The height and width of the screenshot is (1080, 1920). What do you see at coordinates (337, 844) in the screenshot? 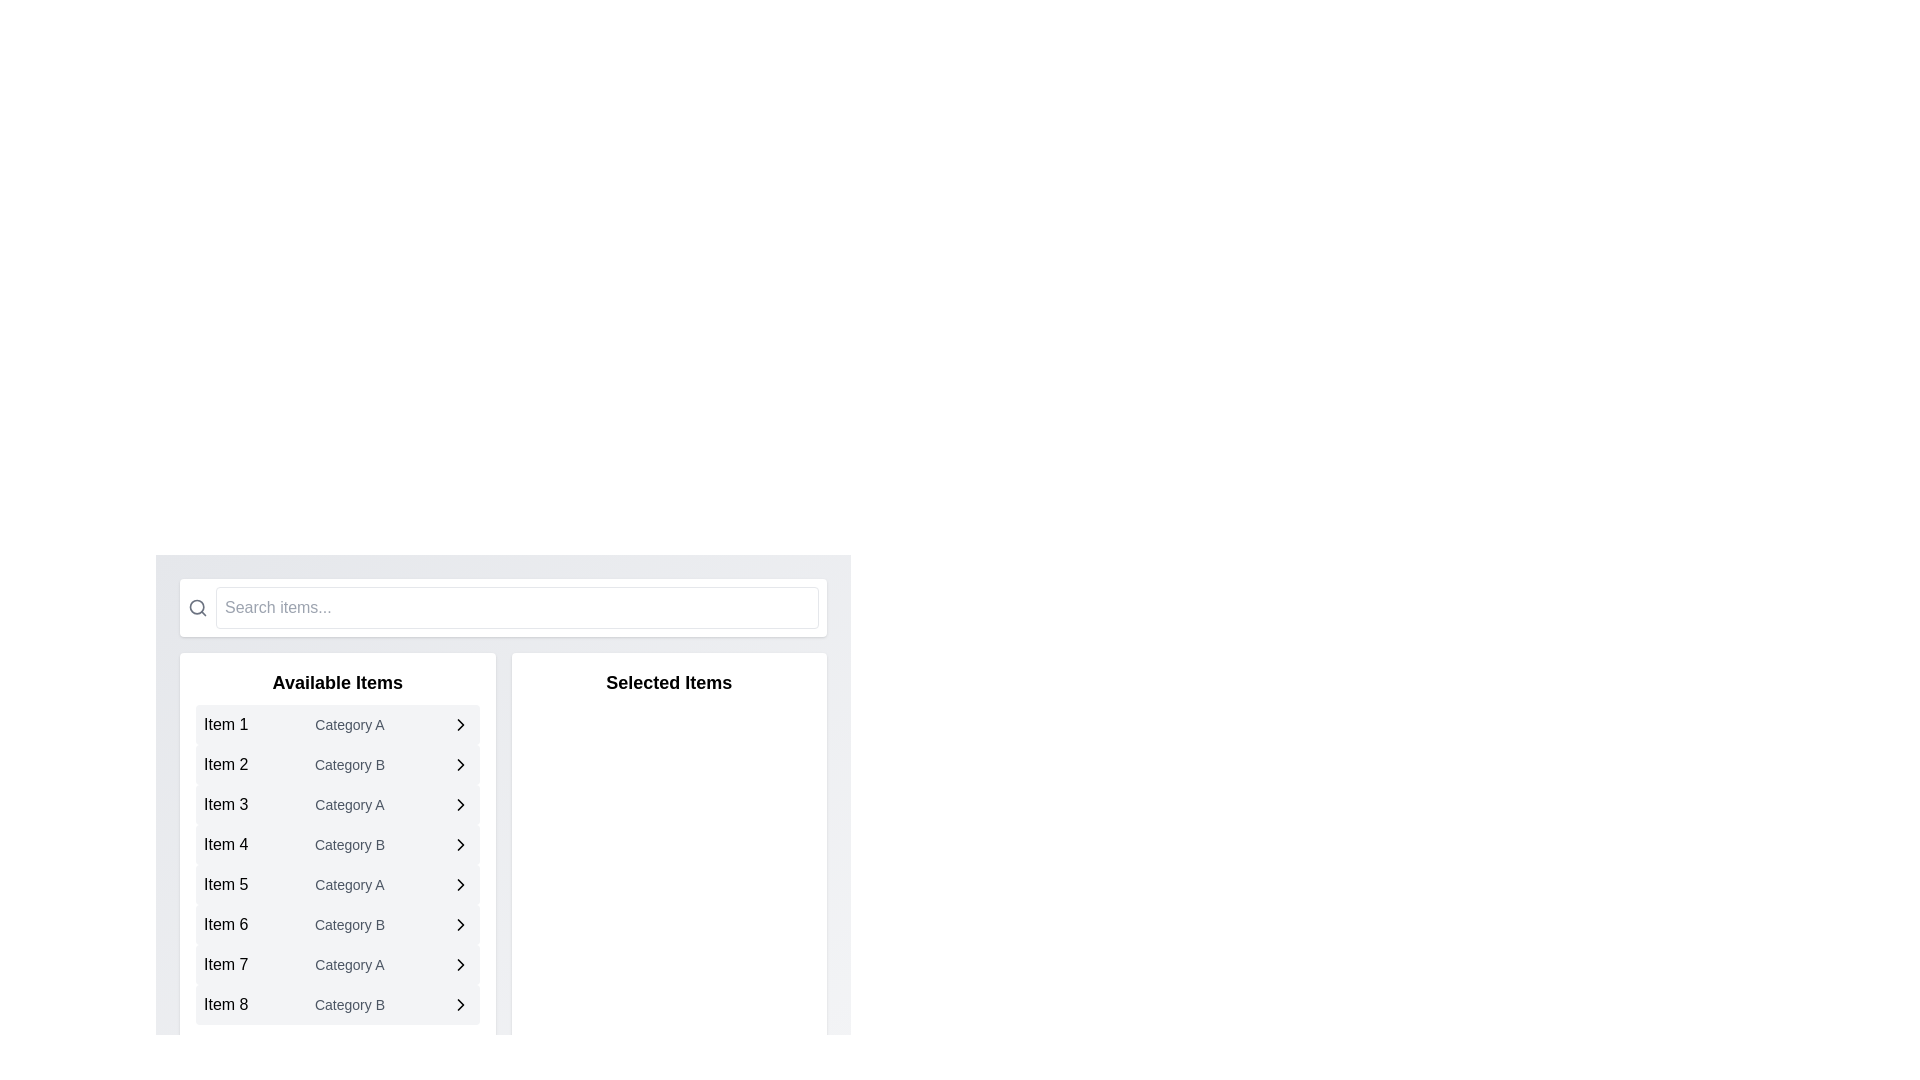
I see `the fourth item in the 'Available Items' list, which represents 'Item 4' under 'Category B,'` at bounding box center [337, 844].